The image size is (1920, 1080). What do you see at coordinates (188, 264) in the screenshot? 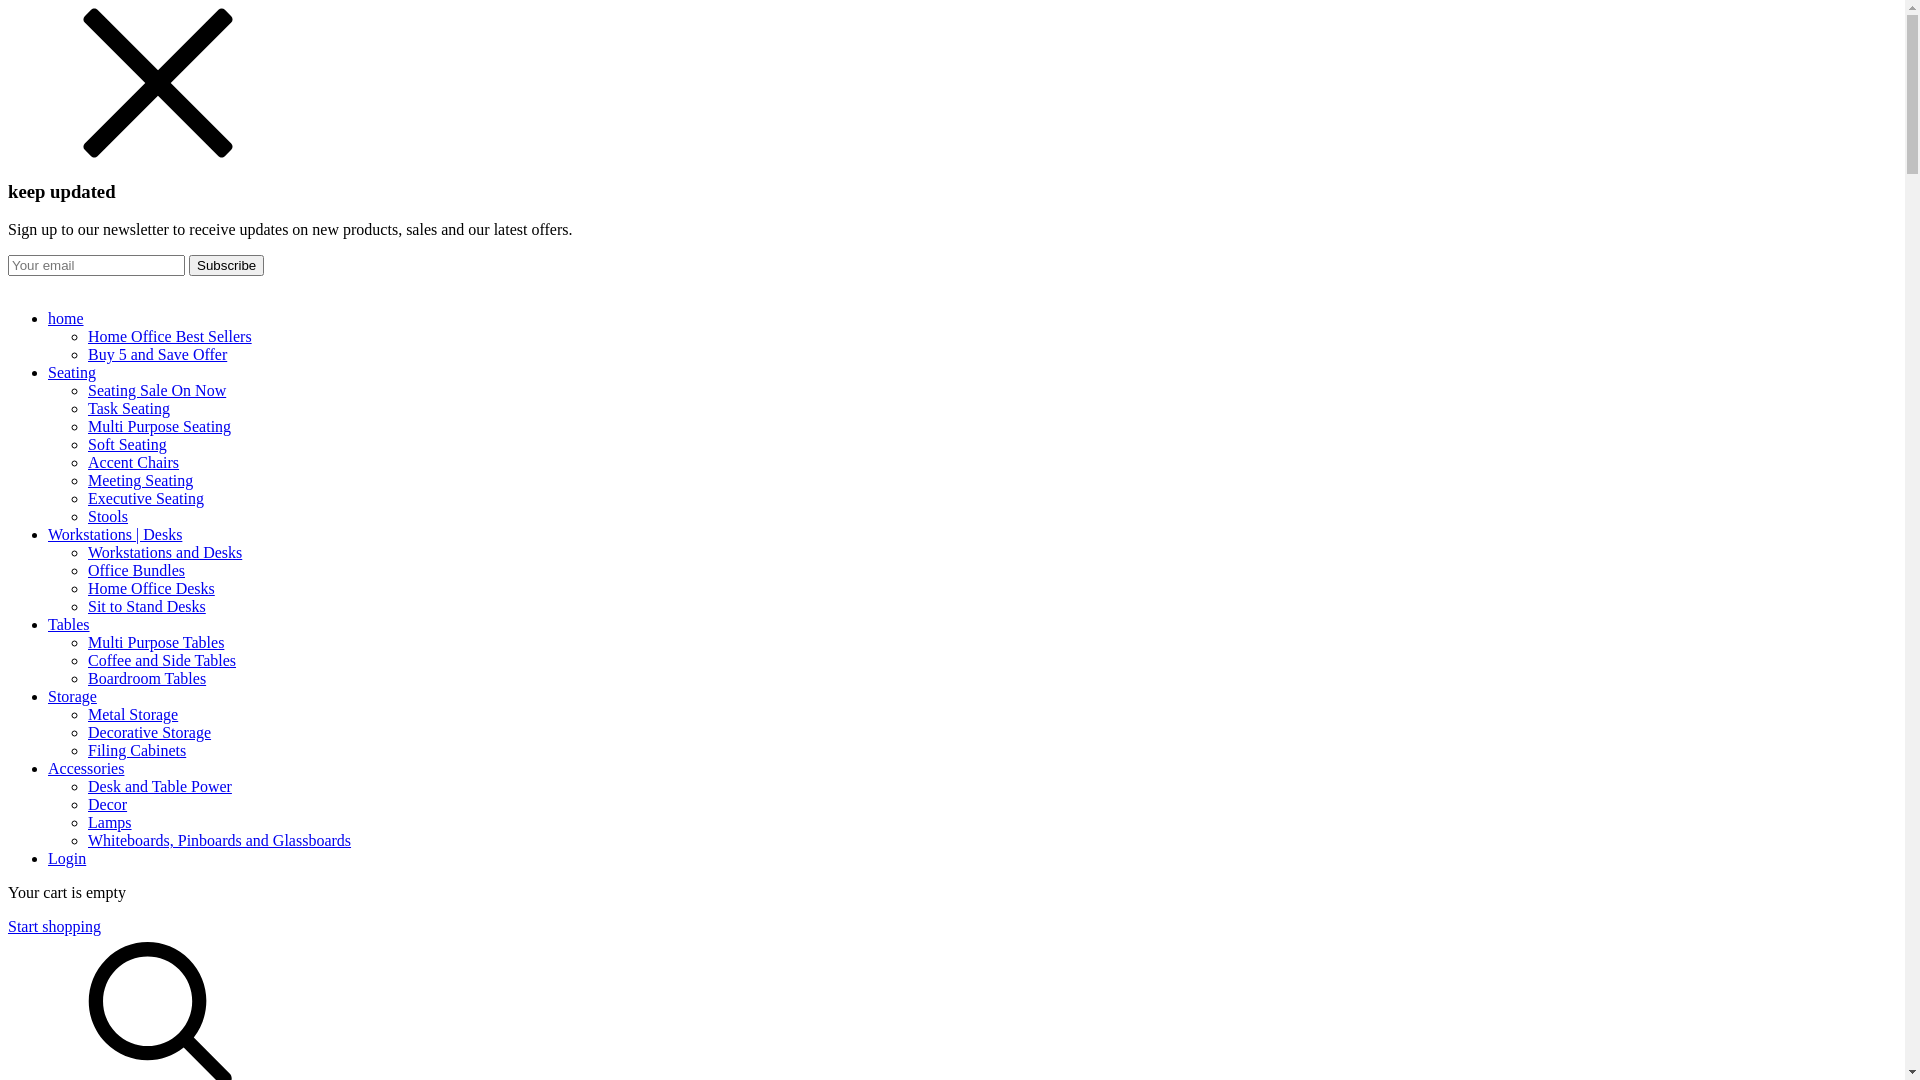
I see `'Subscribe'` at bounding box center [188, 264].